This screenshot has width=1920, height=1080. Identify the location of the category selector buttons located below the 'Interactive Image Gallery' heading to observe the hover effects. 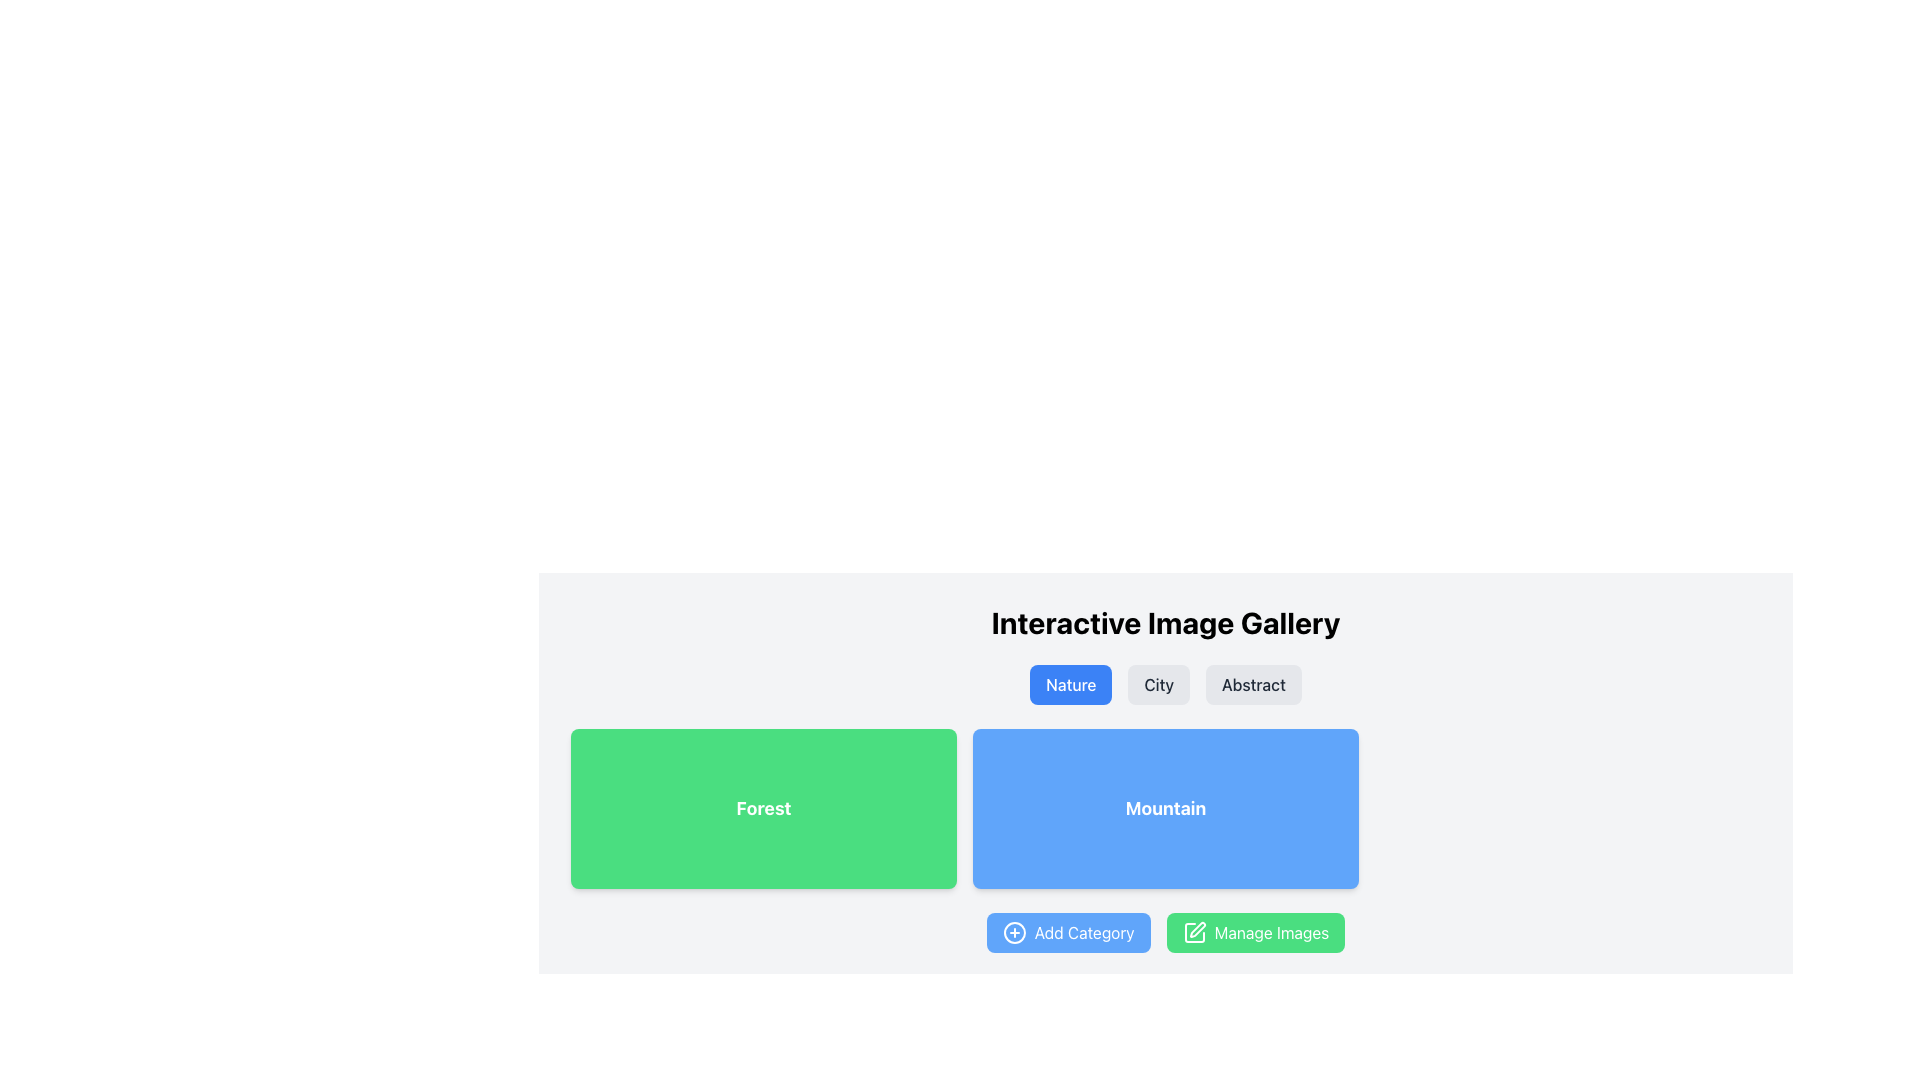
(1166, 684).